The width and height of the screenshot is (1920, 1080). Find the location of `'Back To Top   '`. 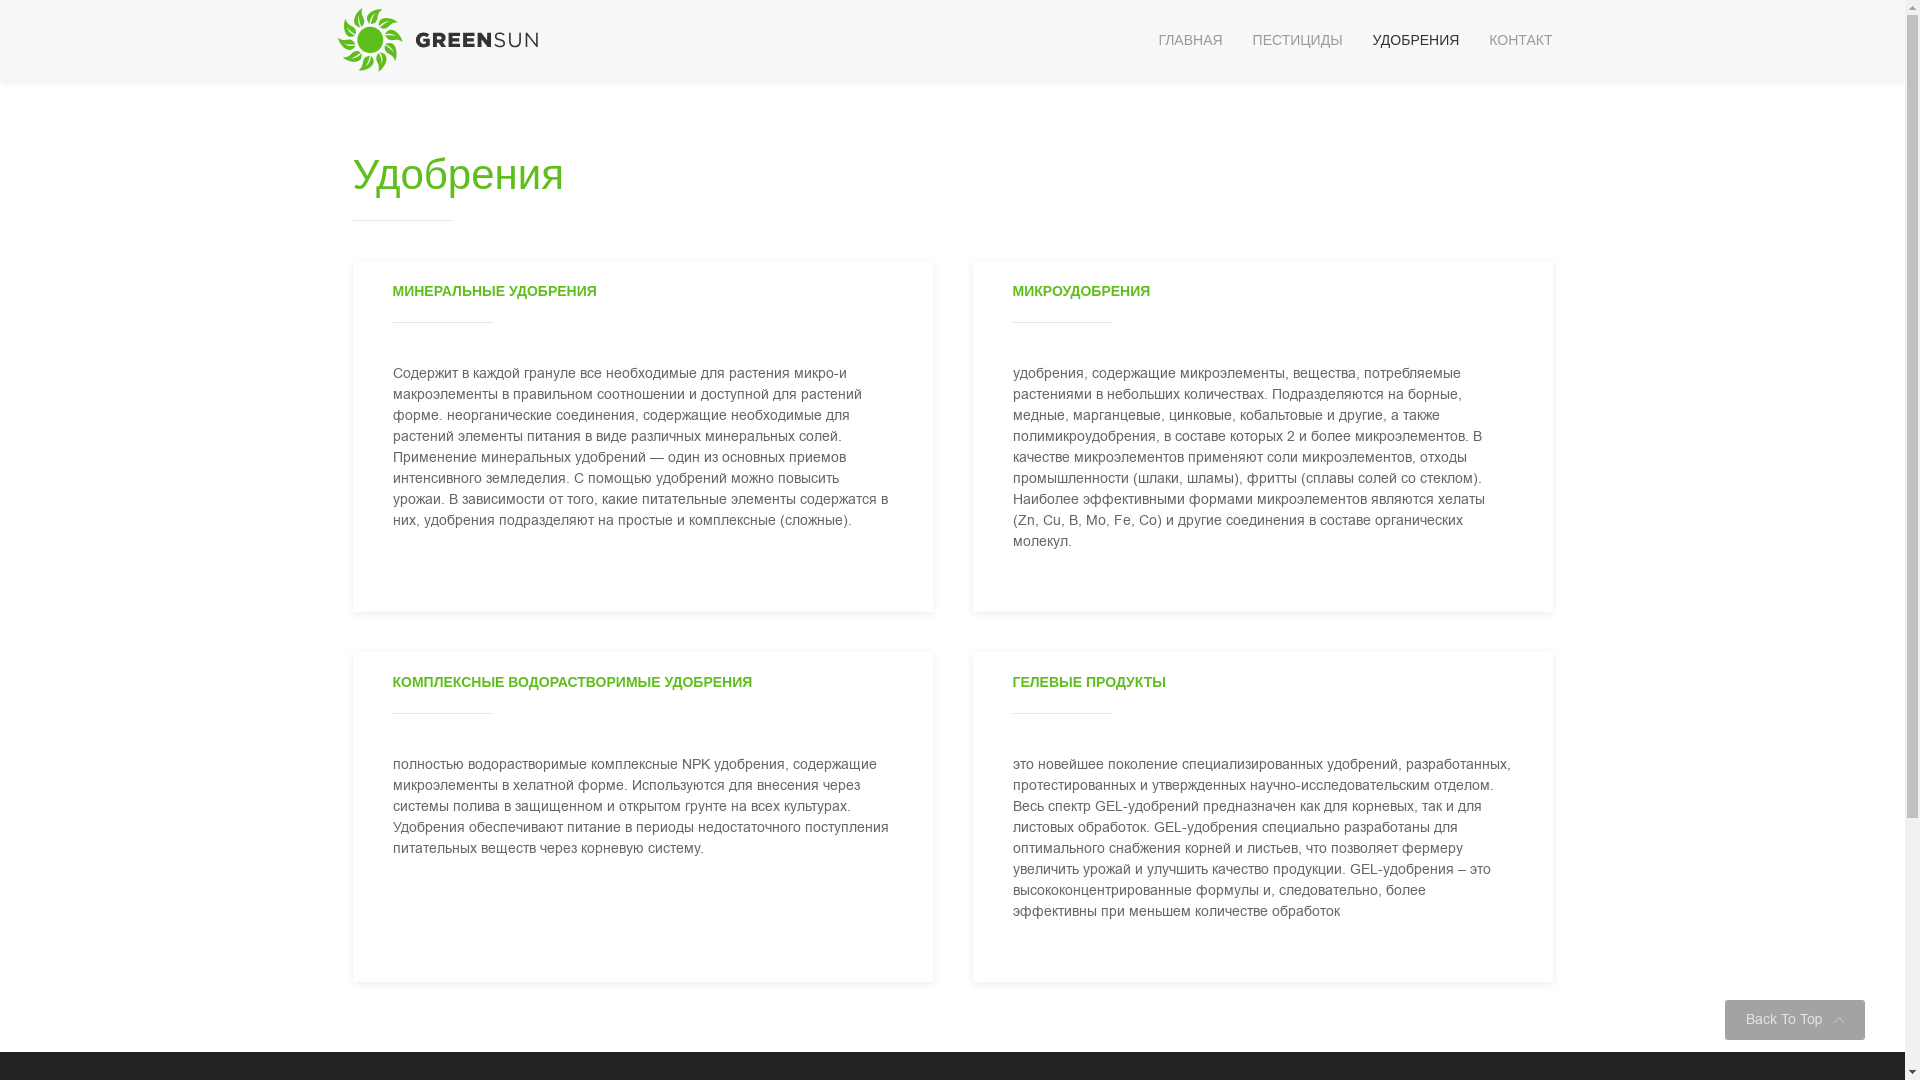

'Back To Top   ' is located at coordinates (1795, 1019).